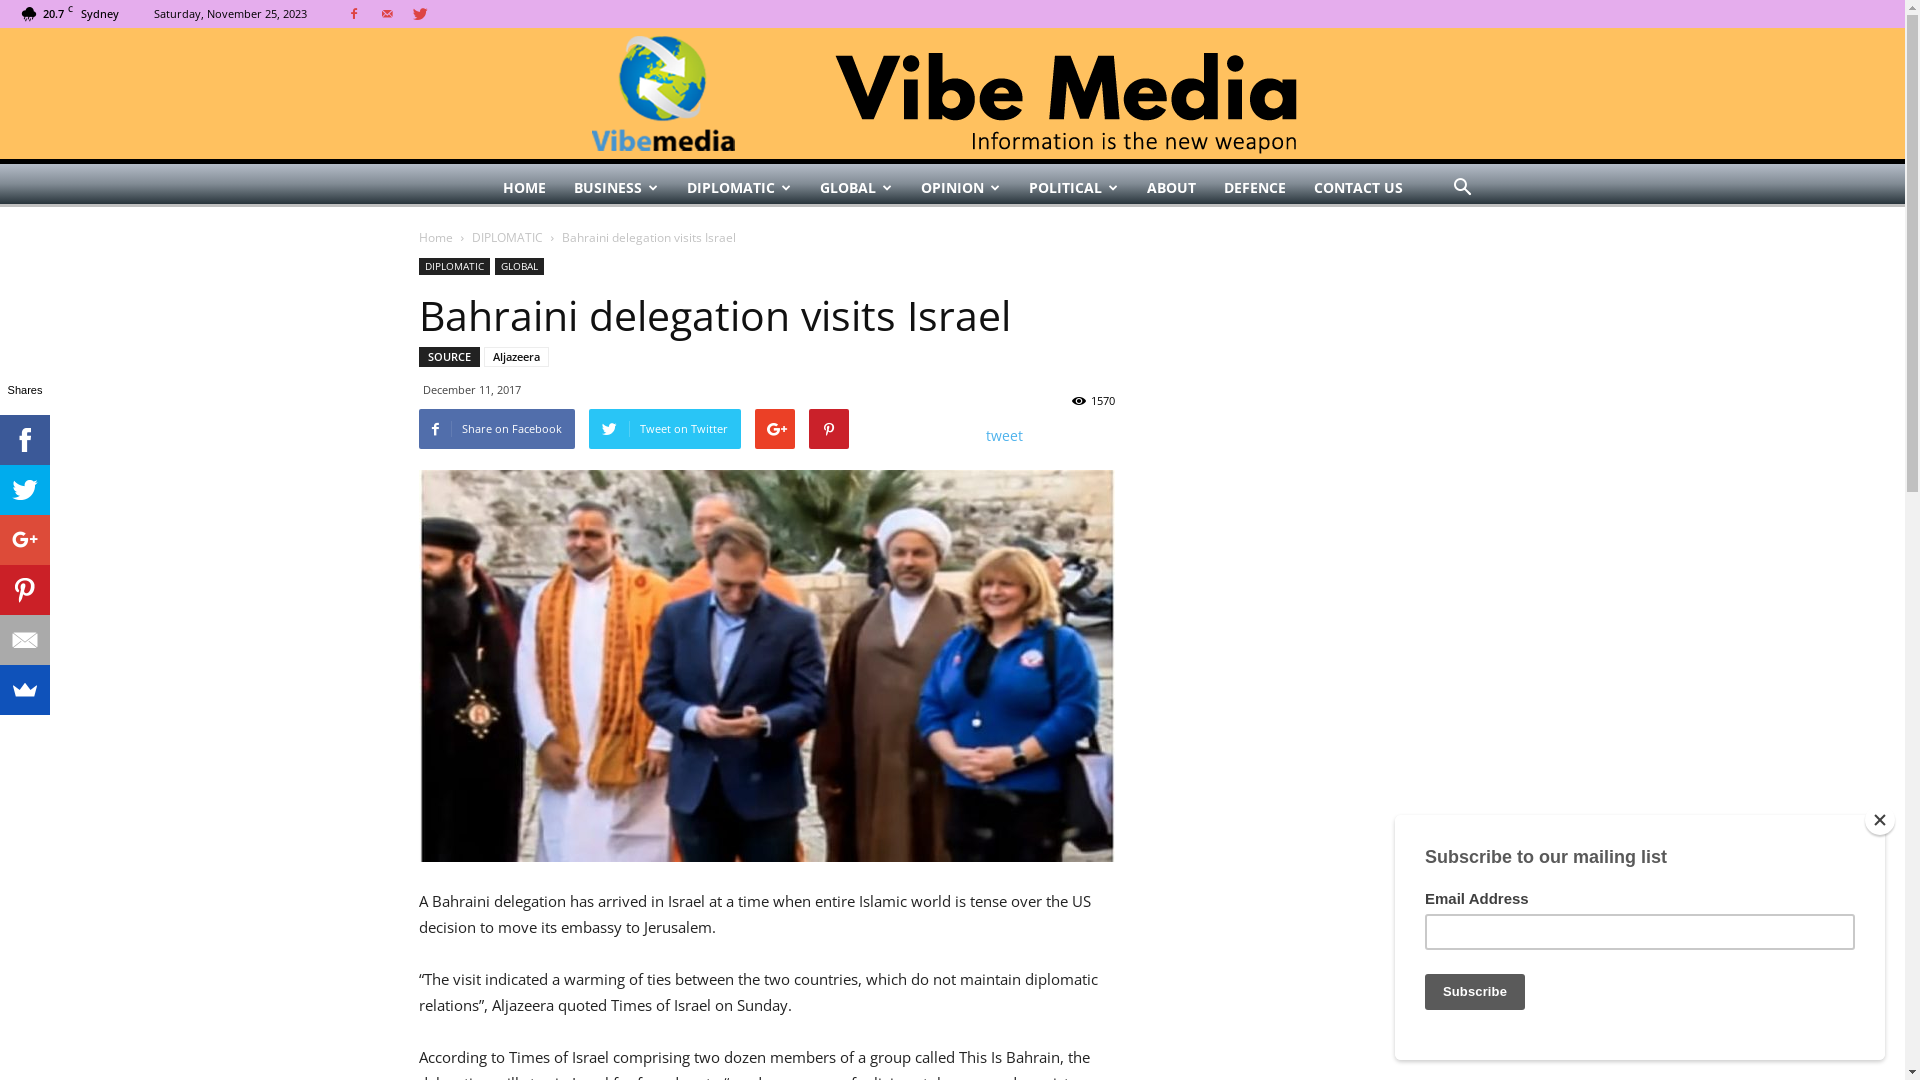 This screenshot has width=1920, height=1080. Describe the element at coordinates (518, 265) in the screenshot. I see `'GLOBAL'` at that location.